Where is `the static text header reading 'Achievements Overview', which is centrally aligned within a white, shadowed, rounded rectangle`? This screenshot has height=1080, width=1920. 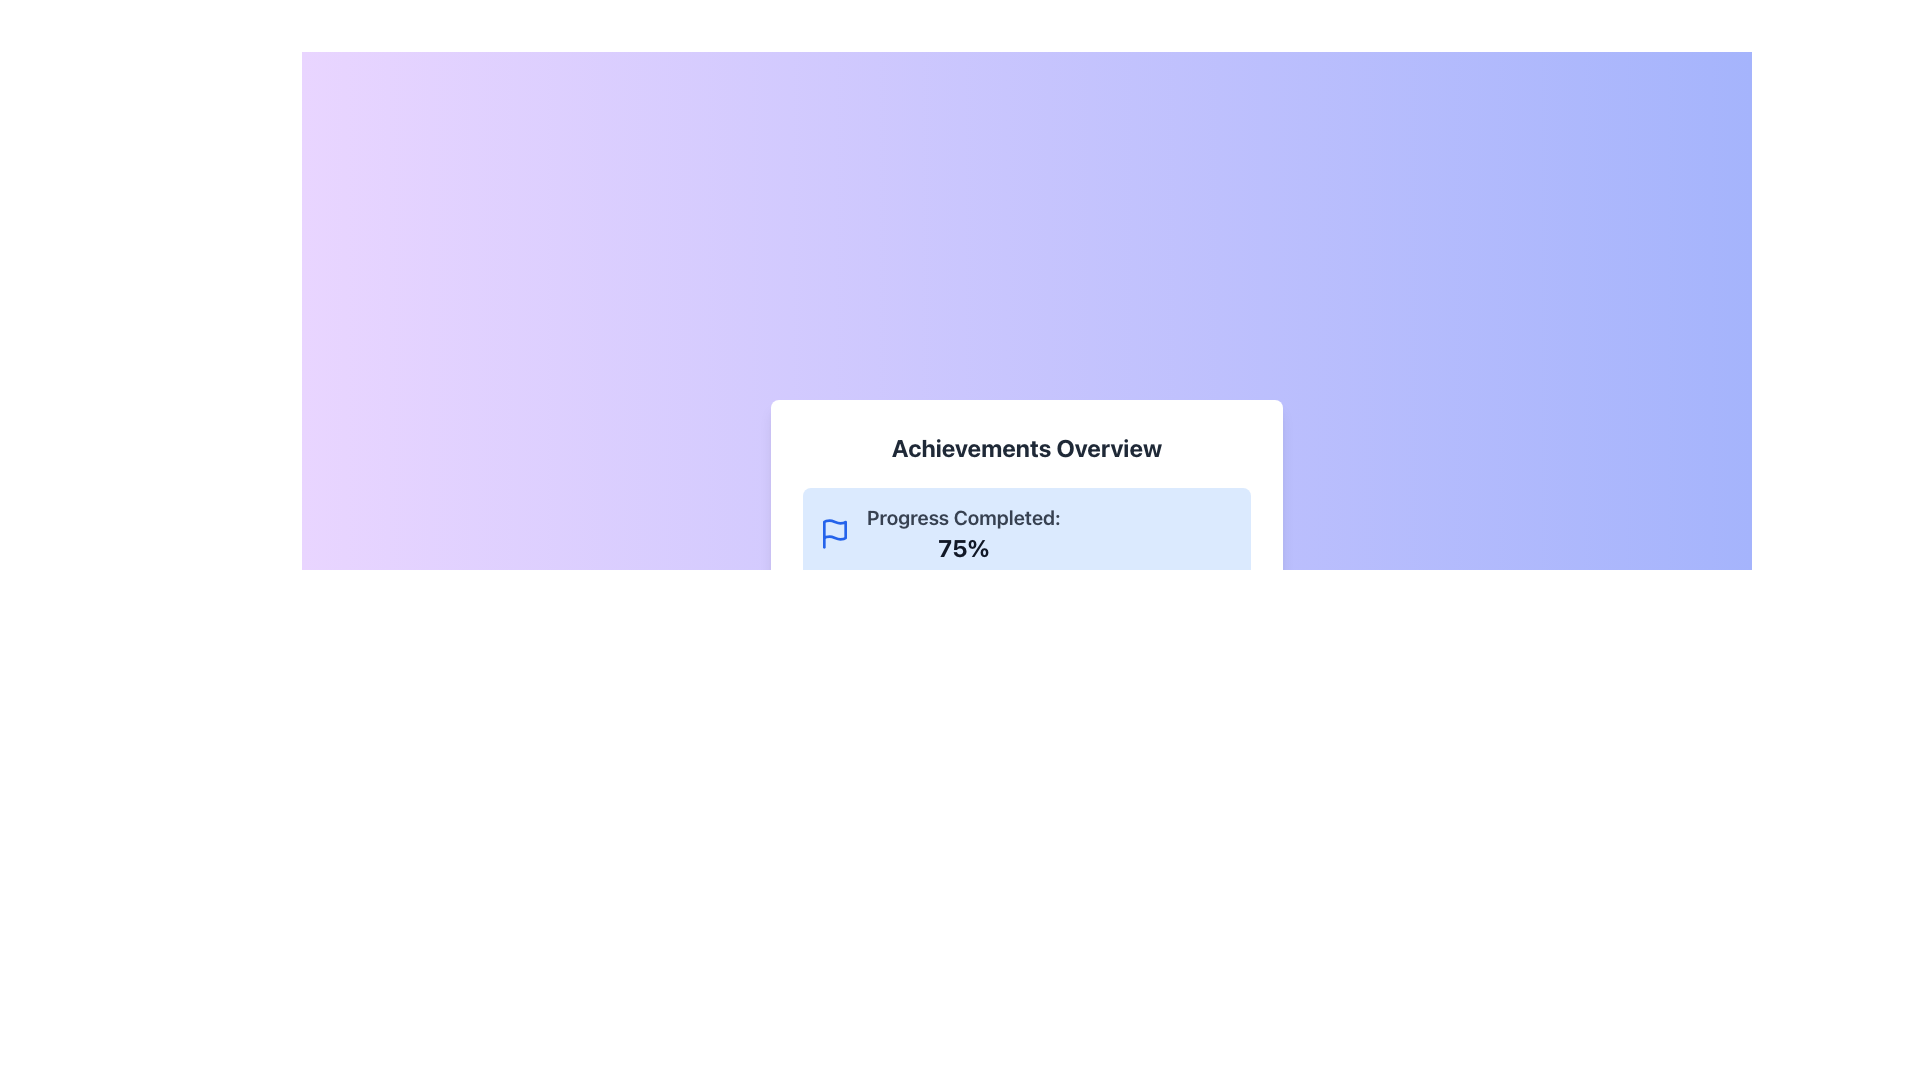
the static text header reading 'Achievements Overview', which is centrally aligned within a white, shadowed, rounded rectangle is located at coordinates (1027, 446).